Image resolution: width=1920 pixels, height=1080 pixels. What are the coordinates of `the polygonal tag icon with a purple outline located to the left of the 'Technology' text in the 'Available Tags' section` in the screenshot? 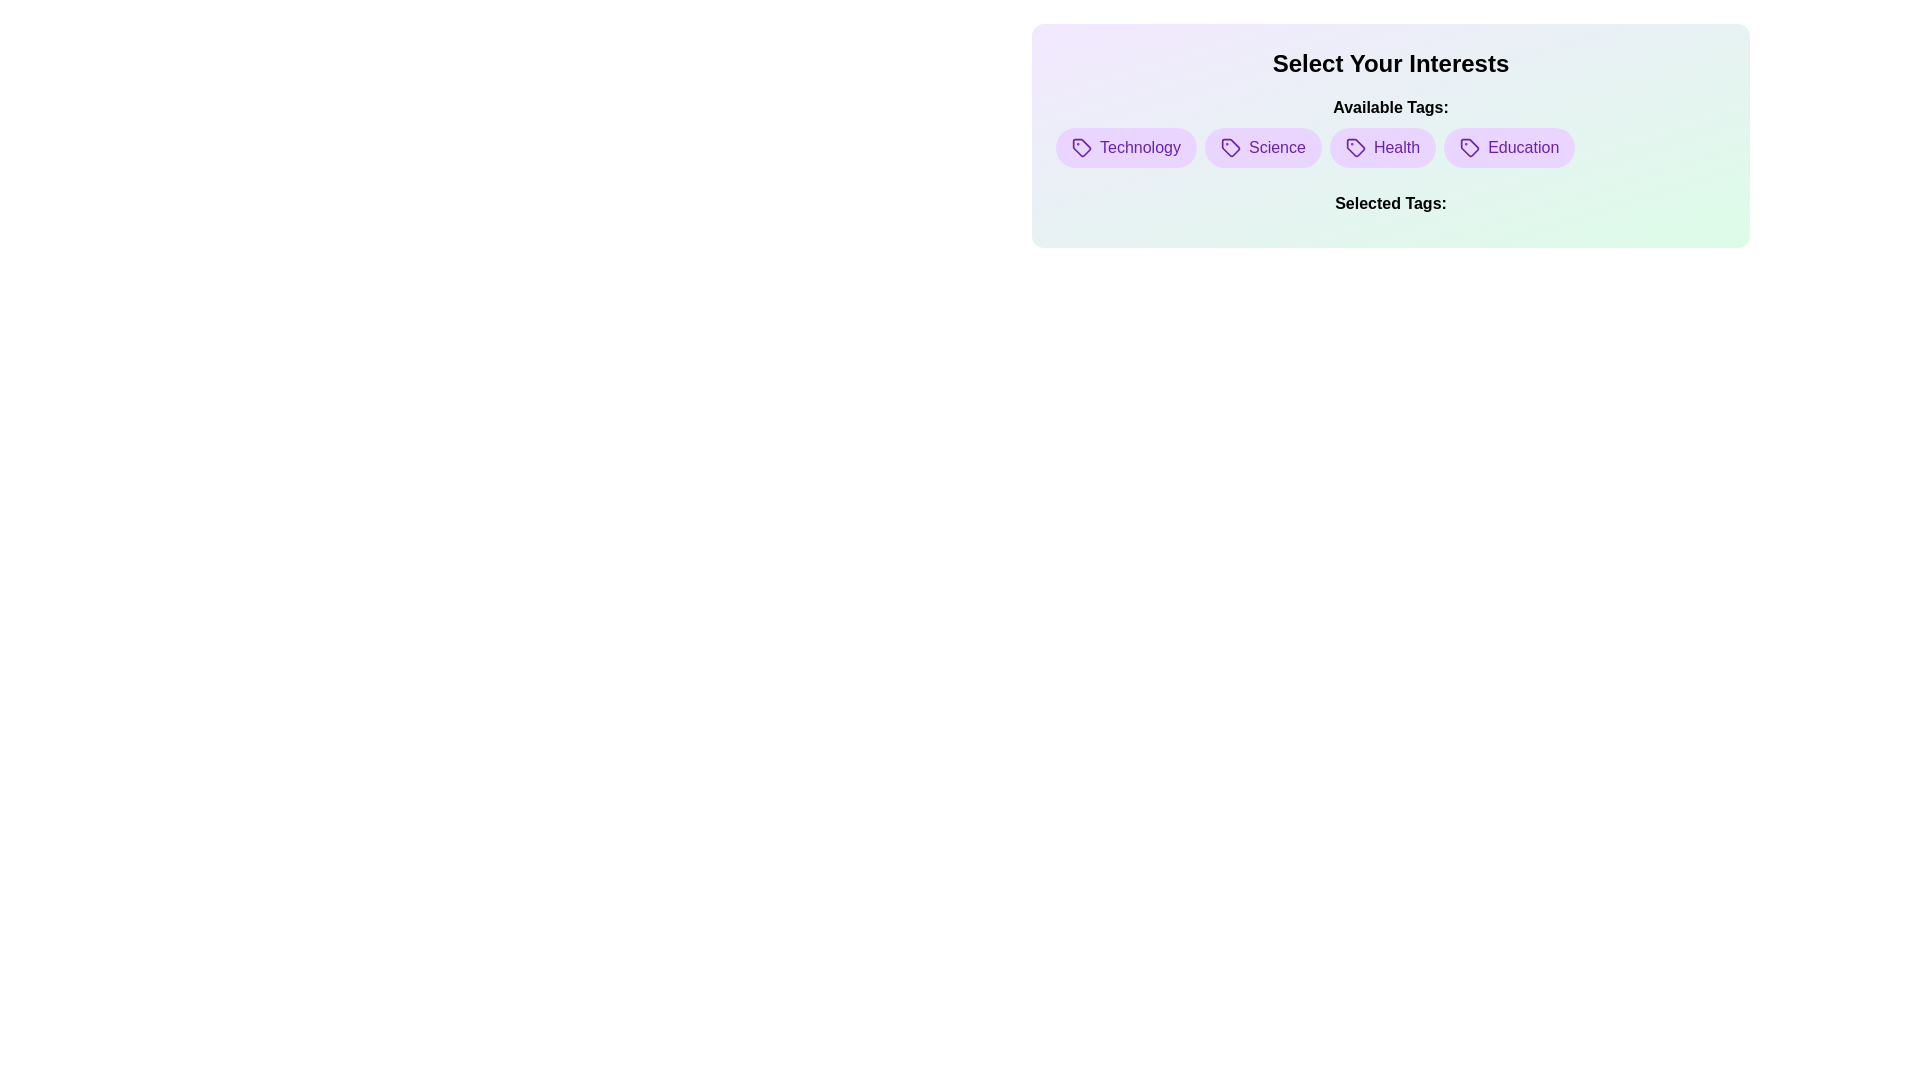 It's located at (1080, 146).